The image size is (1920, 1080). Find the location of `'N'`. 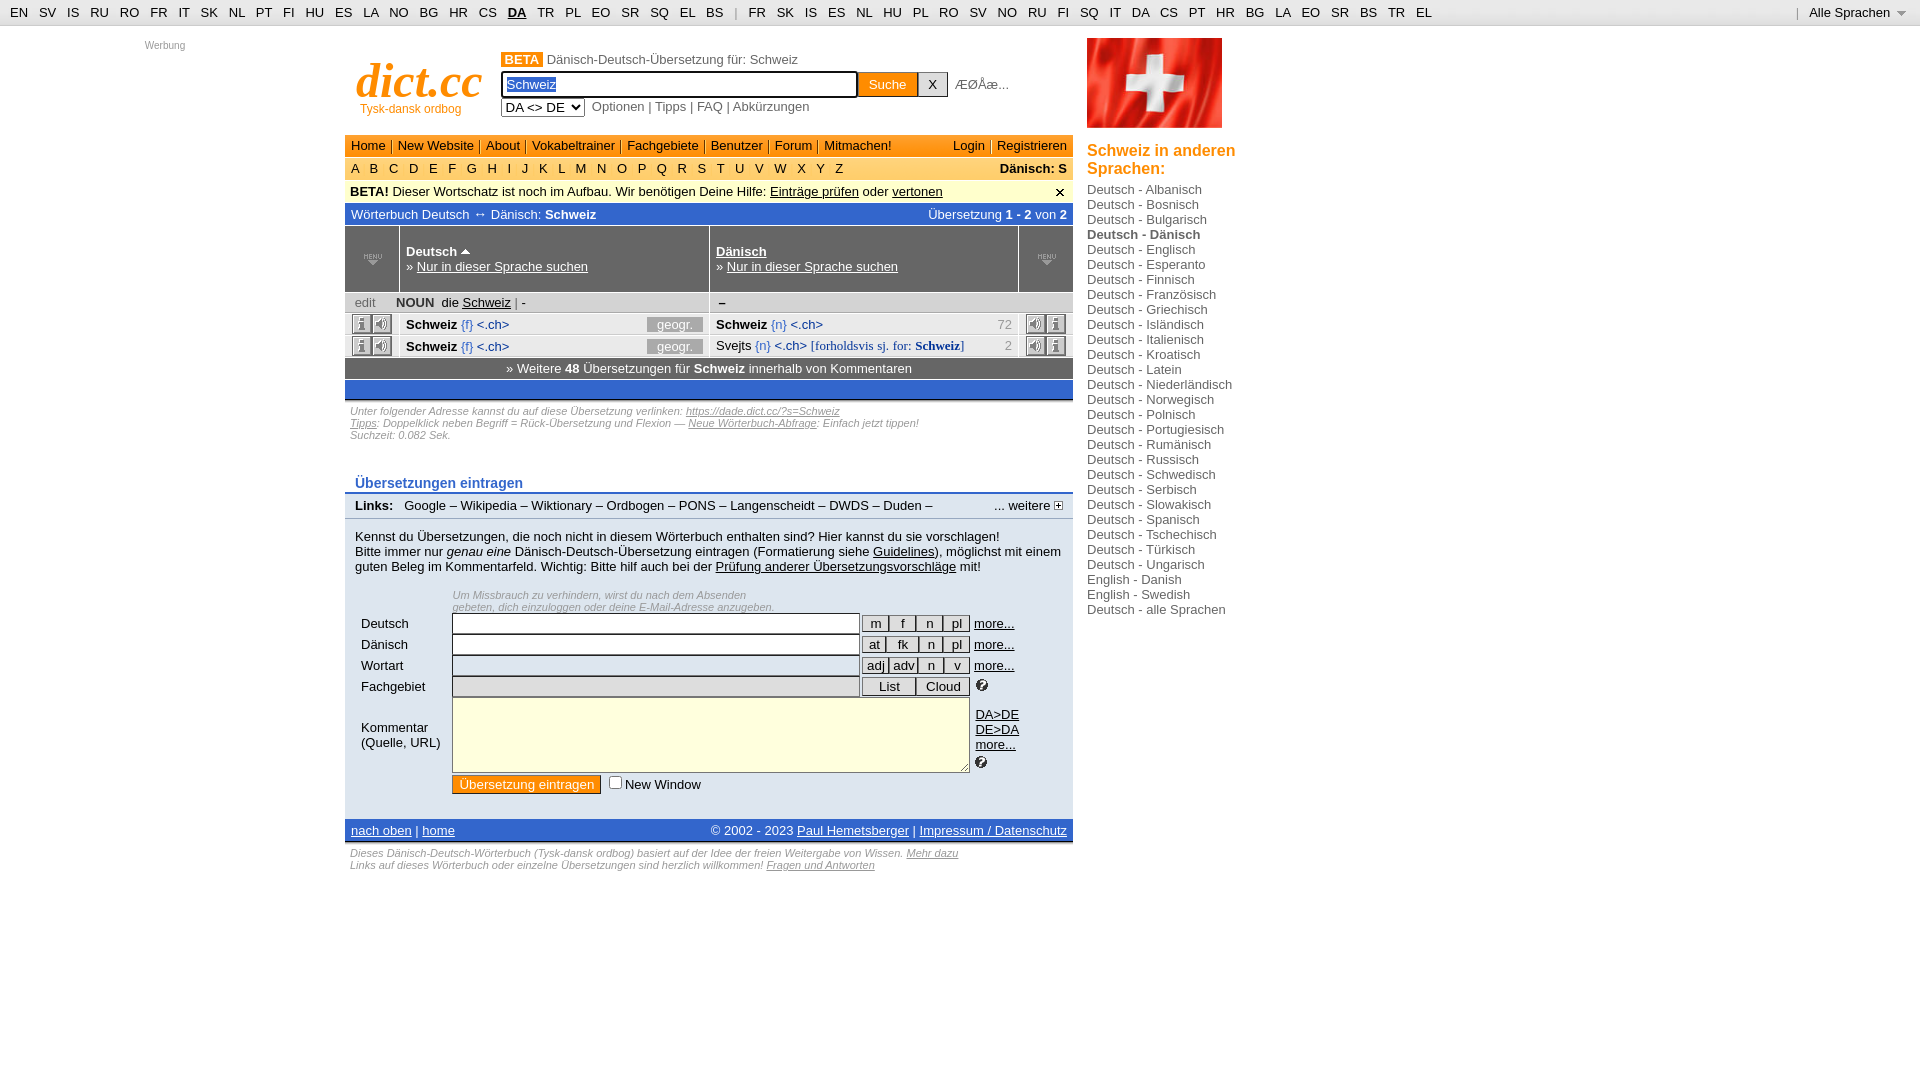

'N' is located at coordinates (600, 167).